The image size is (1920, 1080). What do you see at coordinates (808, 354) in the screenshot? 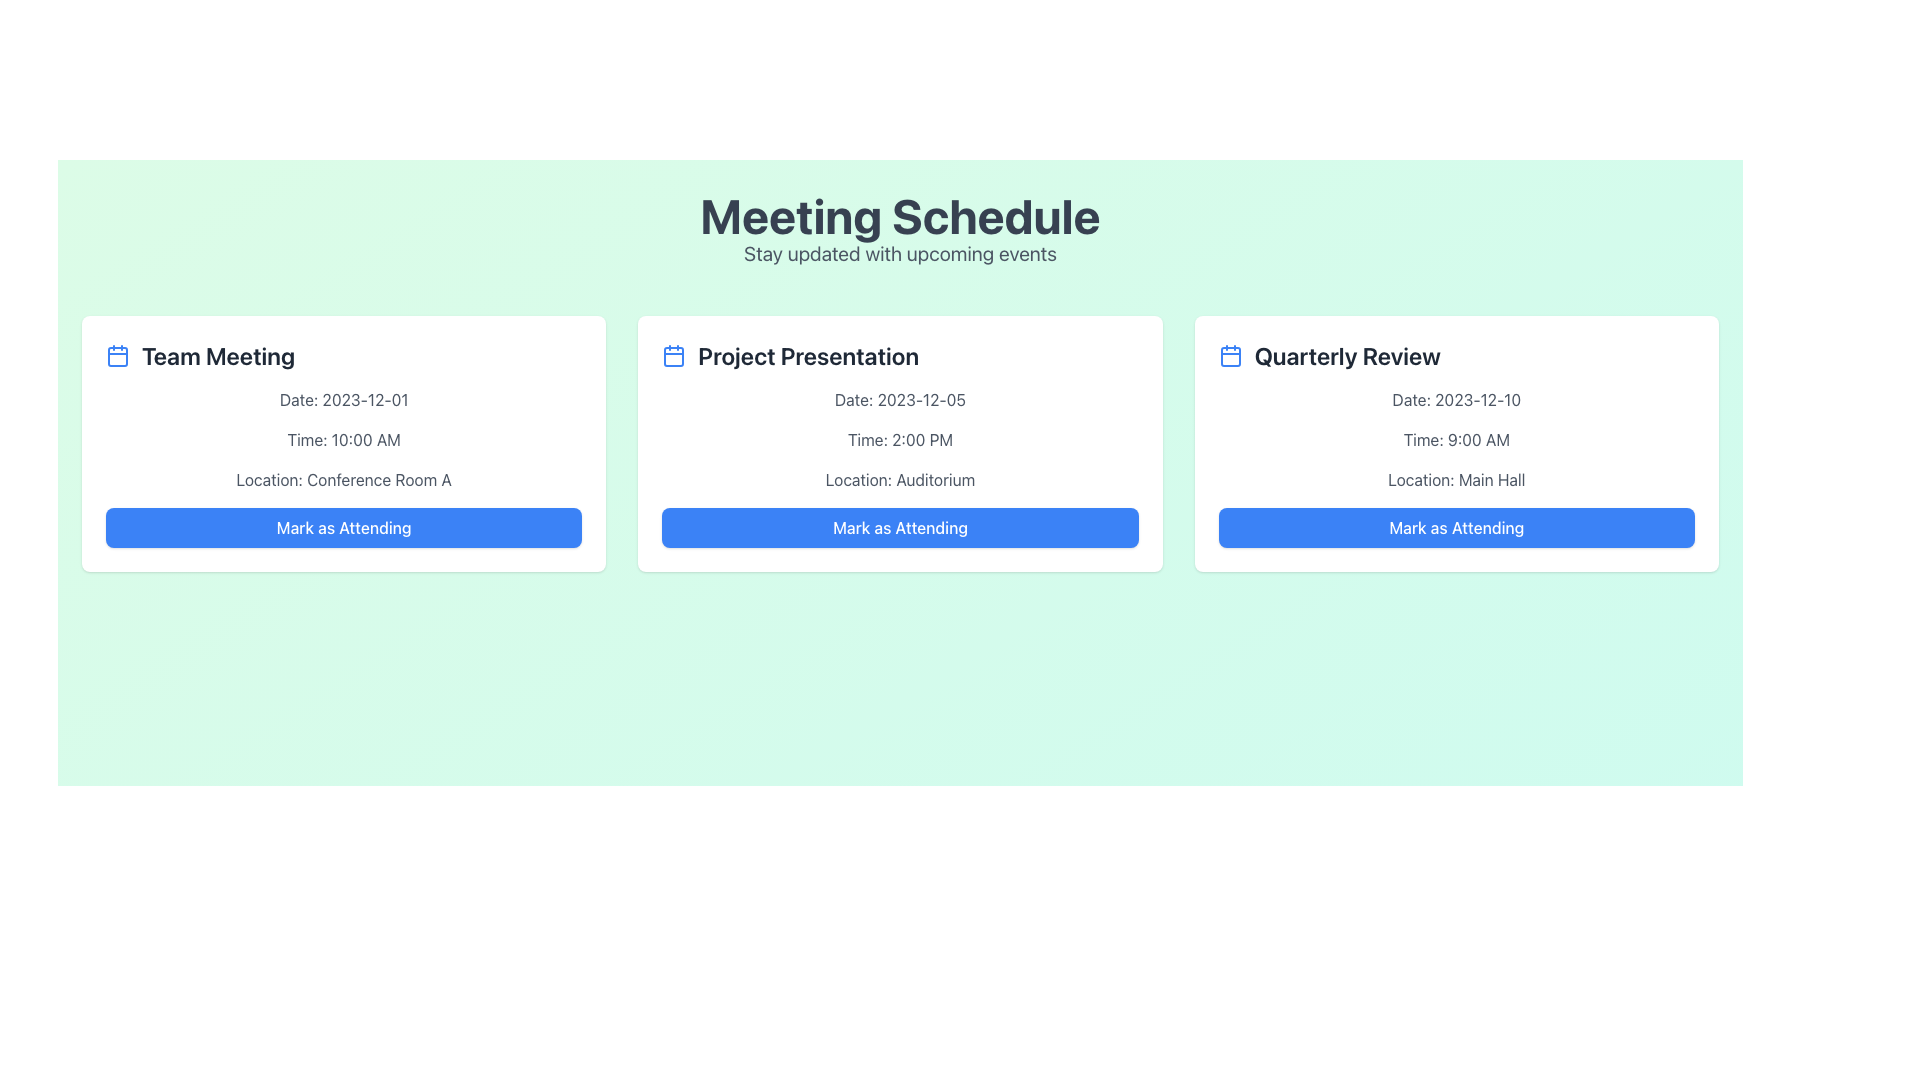
I see `text from the 'Project Presentation' label, which is styled in a large, bold font and is part of a card structure with a blue calendar icon on its left` at bounding box center [808, 354].